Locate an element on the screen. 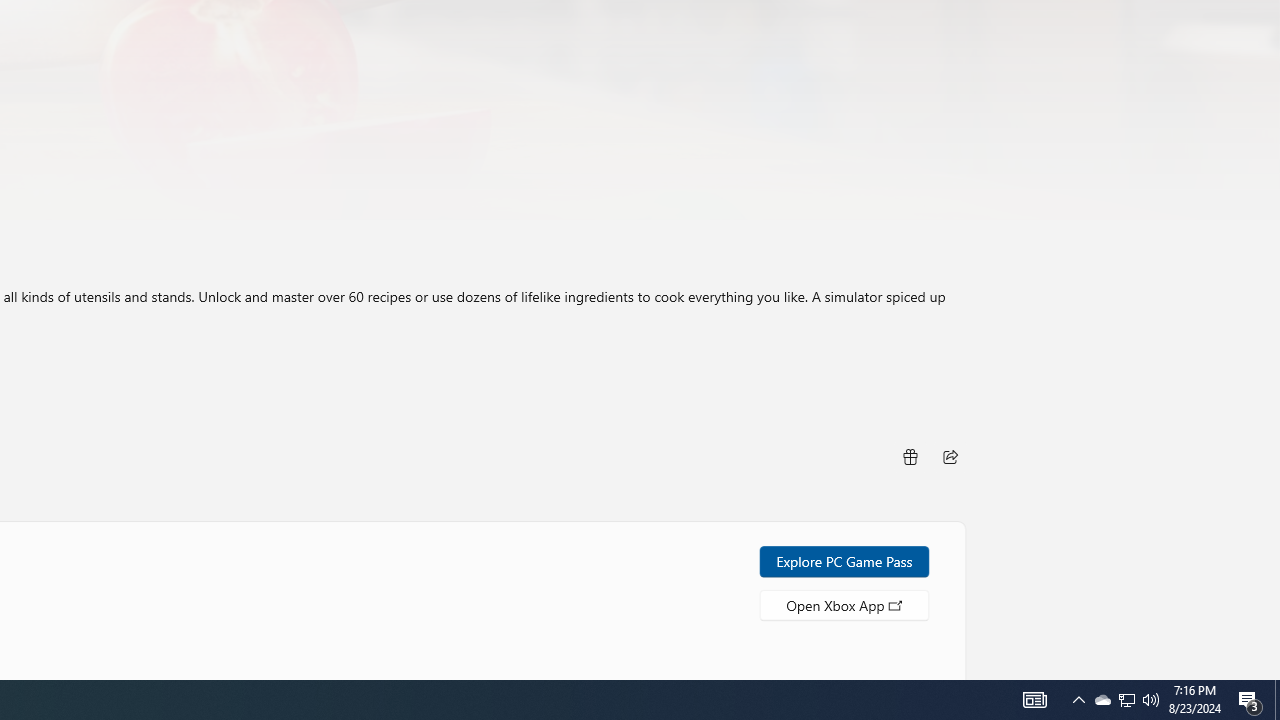  'Share' is located at coordinates (949, 456).